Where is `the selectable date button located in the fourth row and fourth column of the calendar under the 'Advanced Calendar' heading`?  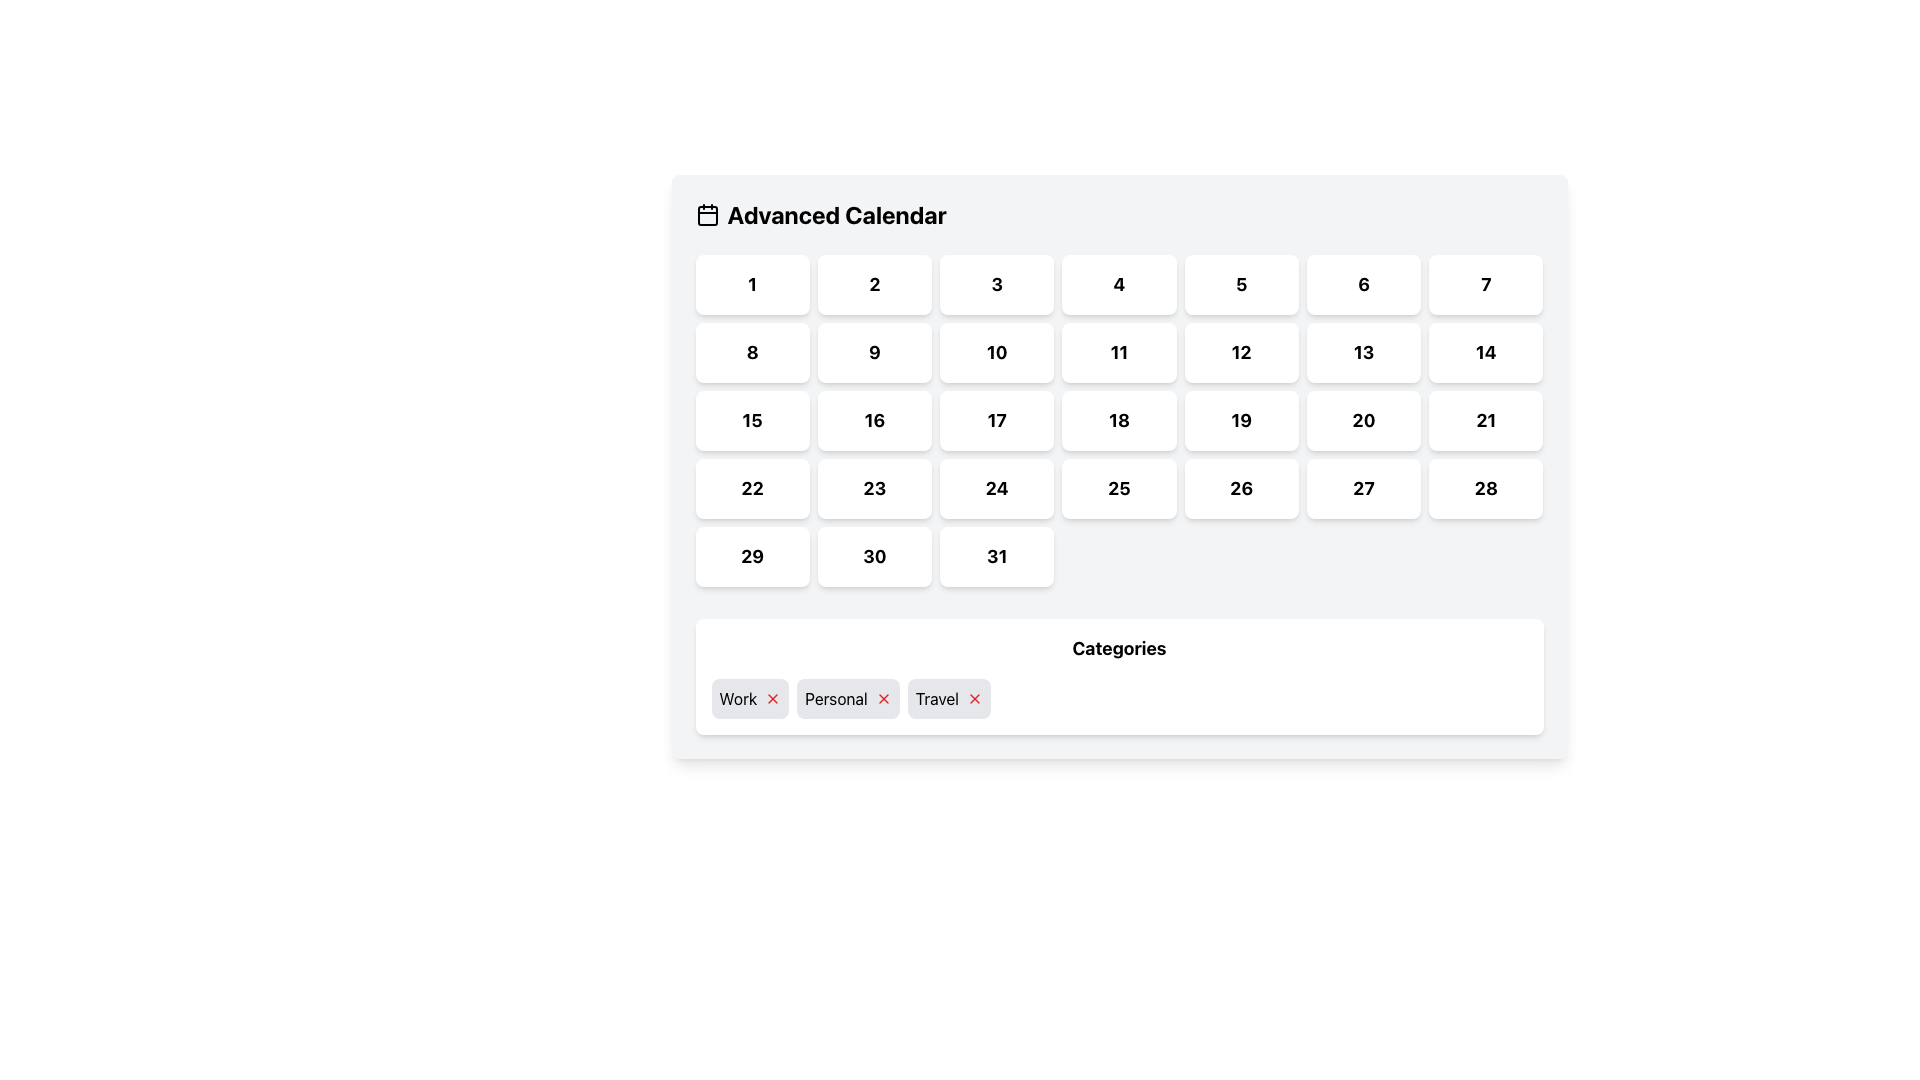 the selectable date button located in the fourth row and fourth column of the calendar under the 'Advanced Calendar' heading is located at coordinates (997, 489).